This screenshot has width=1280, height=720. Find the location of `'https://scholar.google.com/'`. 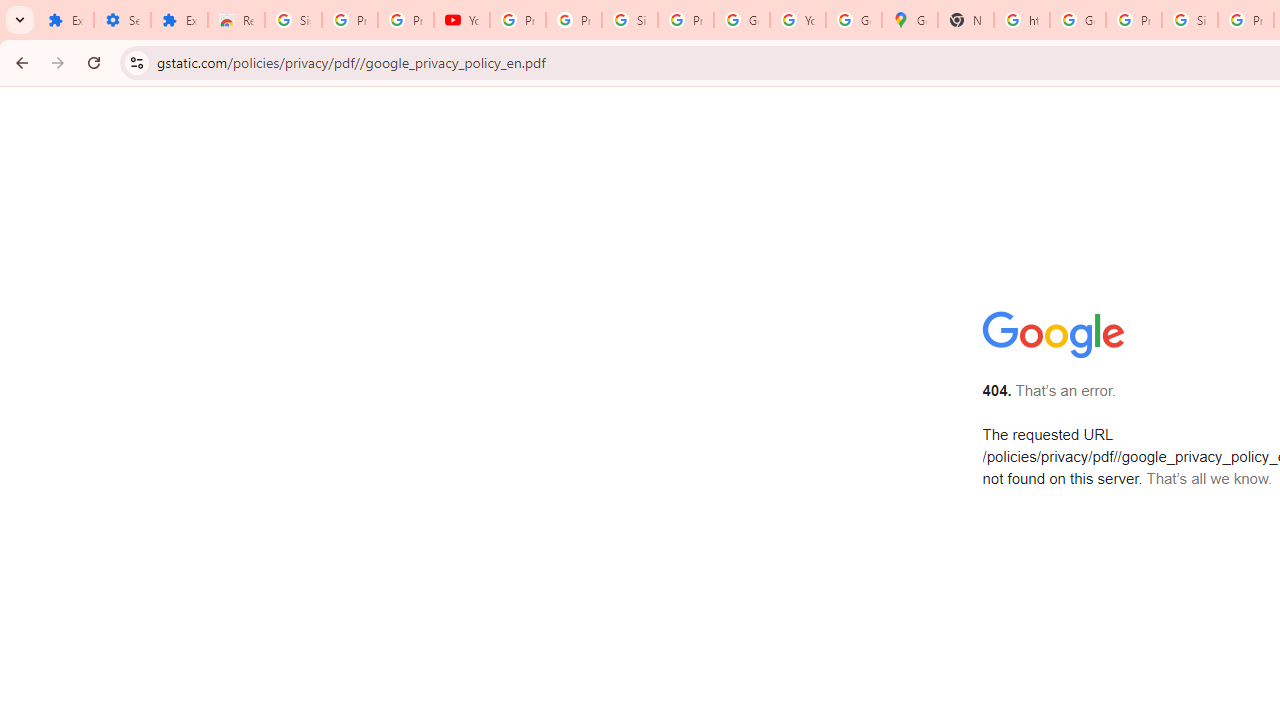

'https://scholar.google.com/' is located at coordinates (1022, 20).